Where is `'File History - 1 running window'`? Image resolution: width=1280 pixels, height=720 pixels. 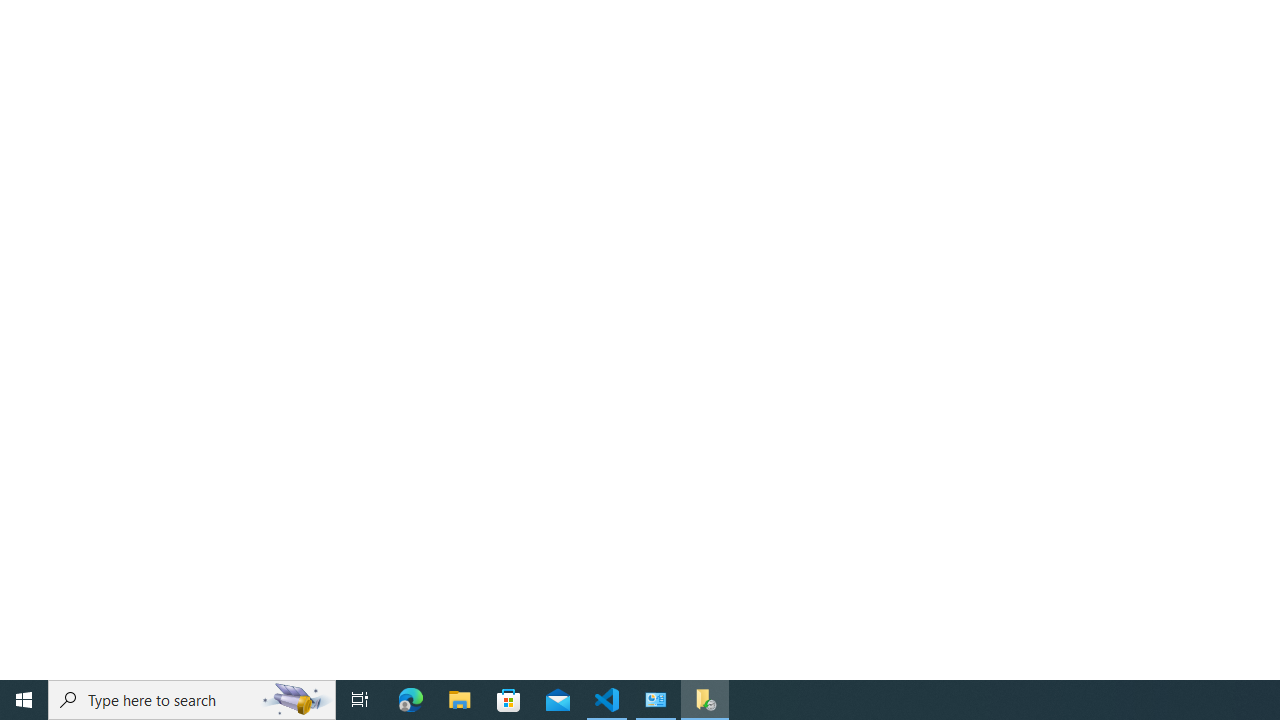 'File History - 1 running window' is located at coordinates (705, 698).